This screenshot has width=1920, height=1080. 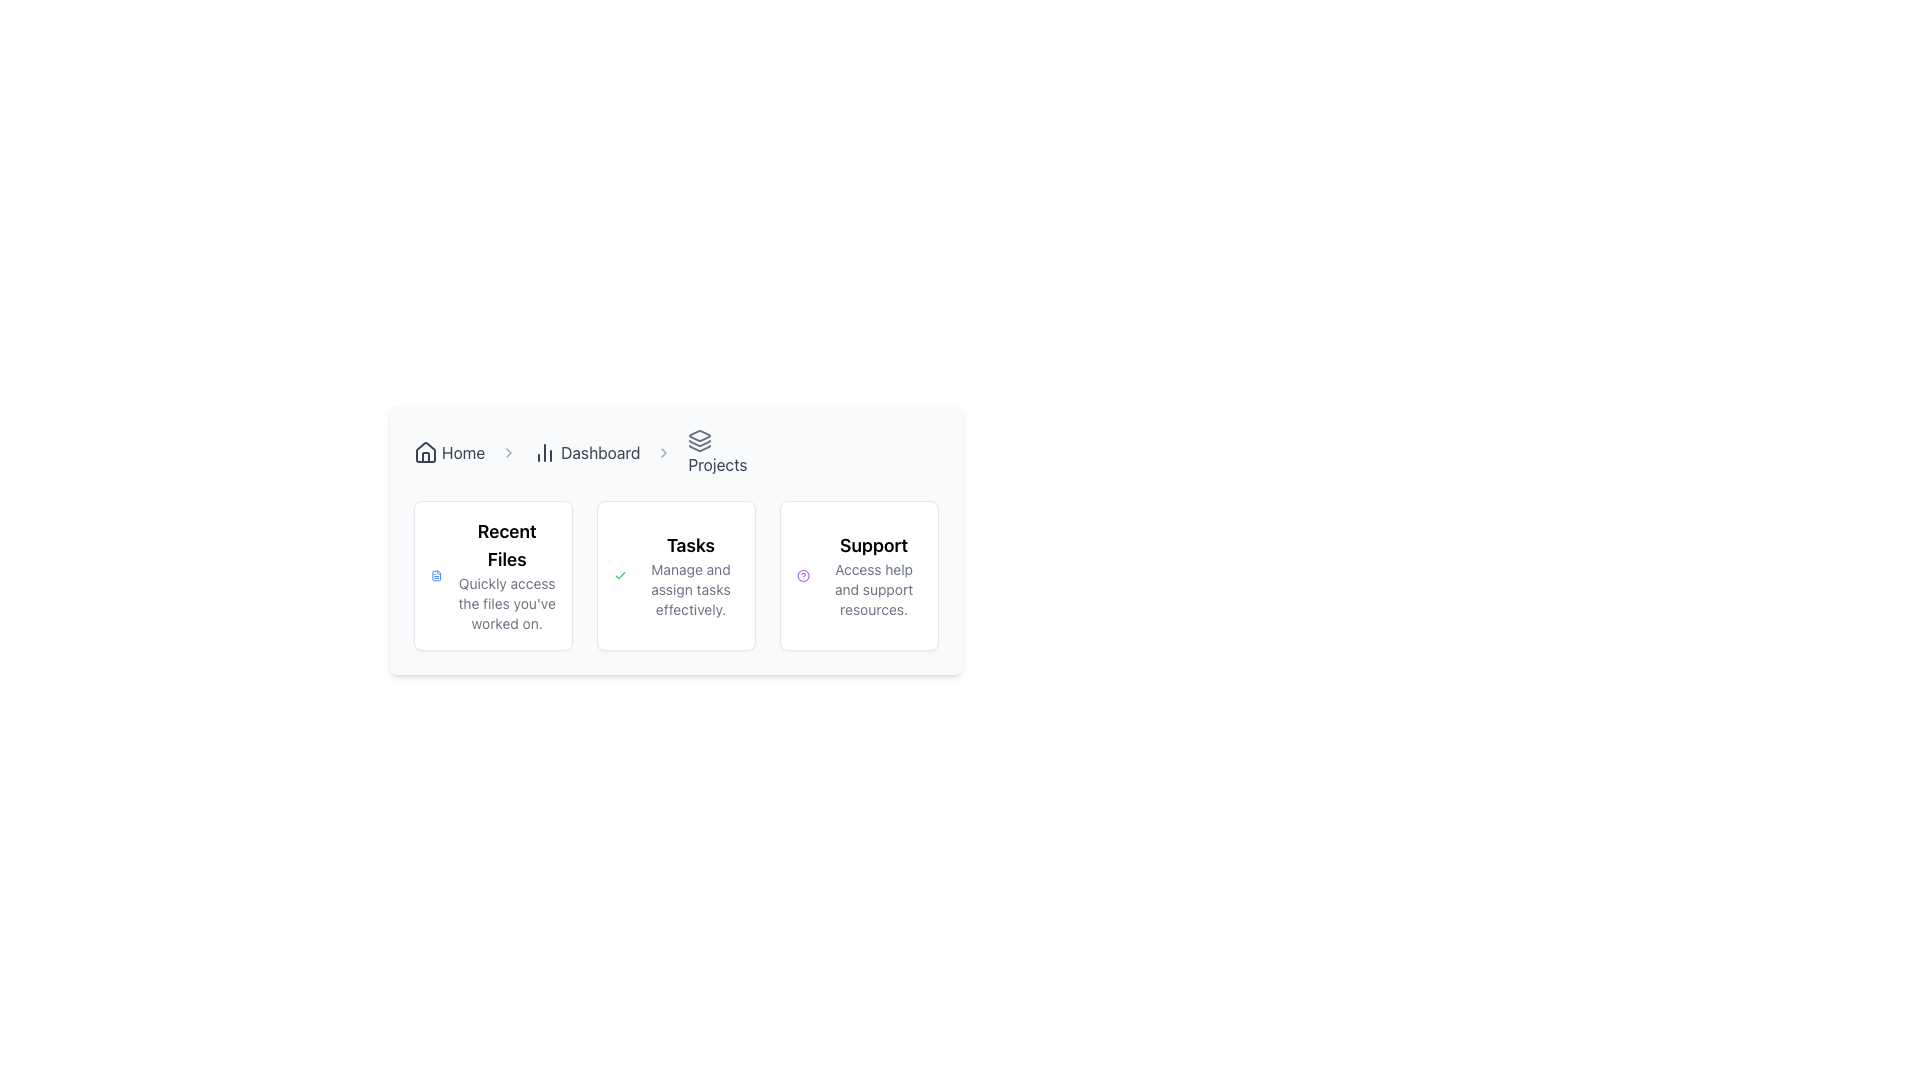 I want to click on the green checkmark icon located within the 'Tasks' card, positioned to the left of the text content and slightly above the vertical center, so click(x=619, y=575).